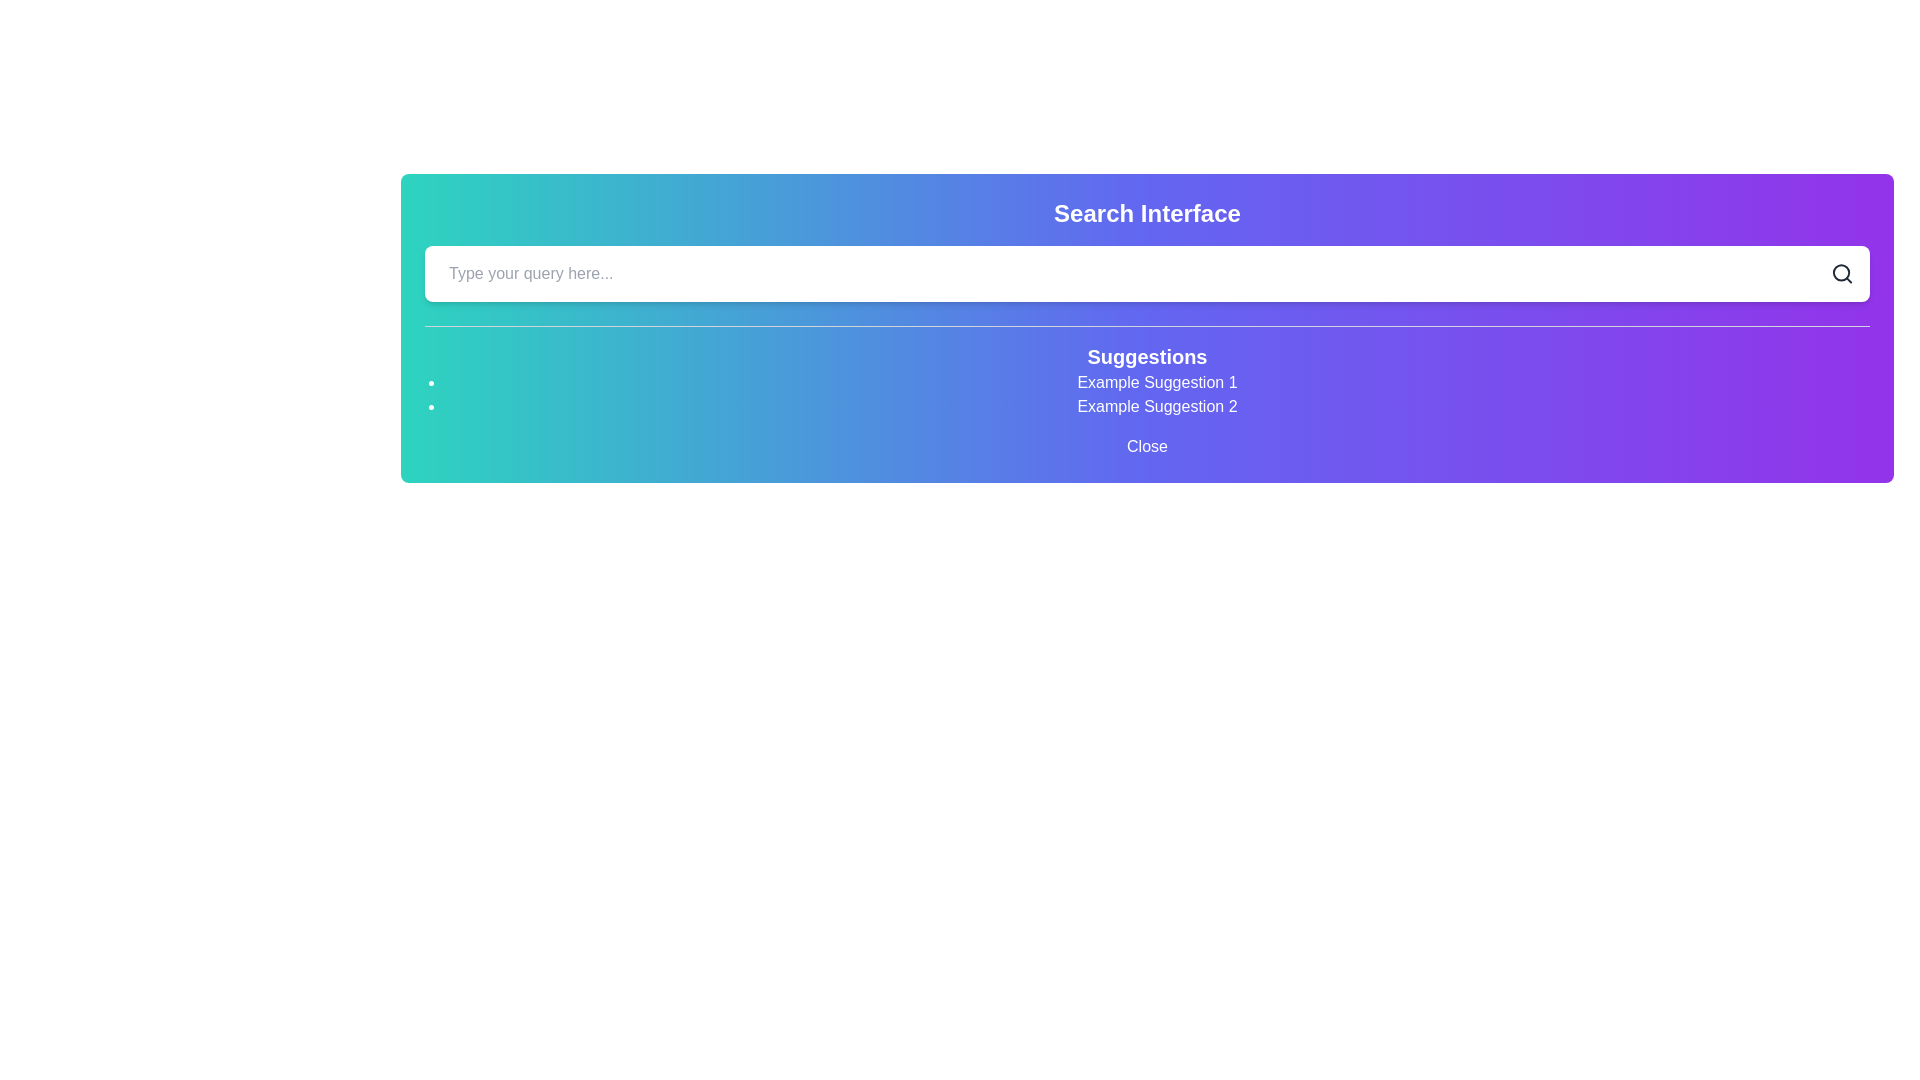  What do you see at coordinates (1157, 406) in the screenshot?
I see `the clickable text item displaying 'Example Suggestion 2' to change its appearance` at bounding box center [1157, 406].